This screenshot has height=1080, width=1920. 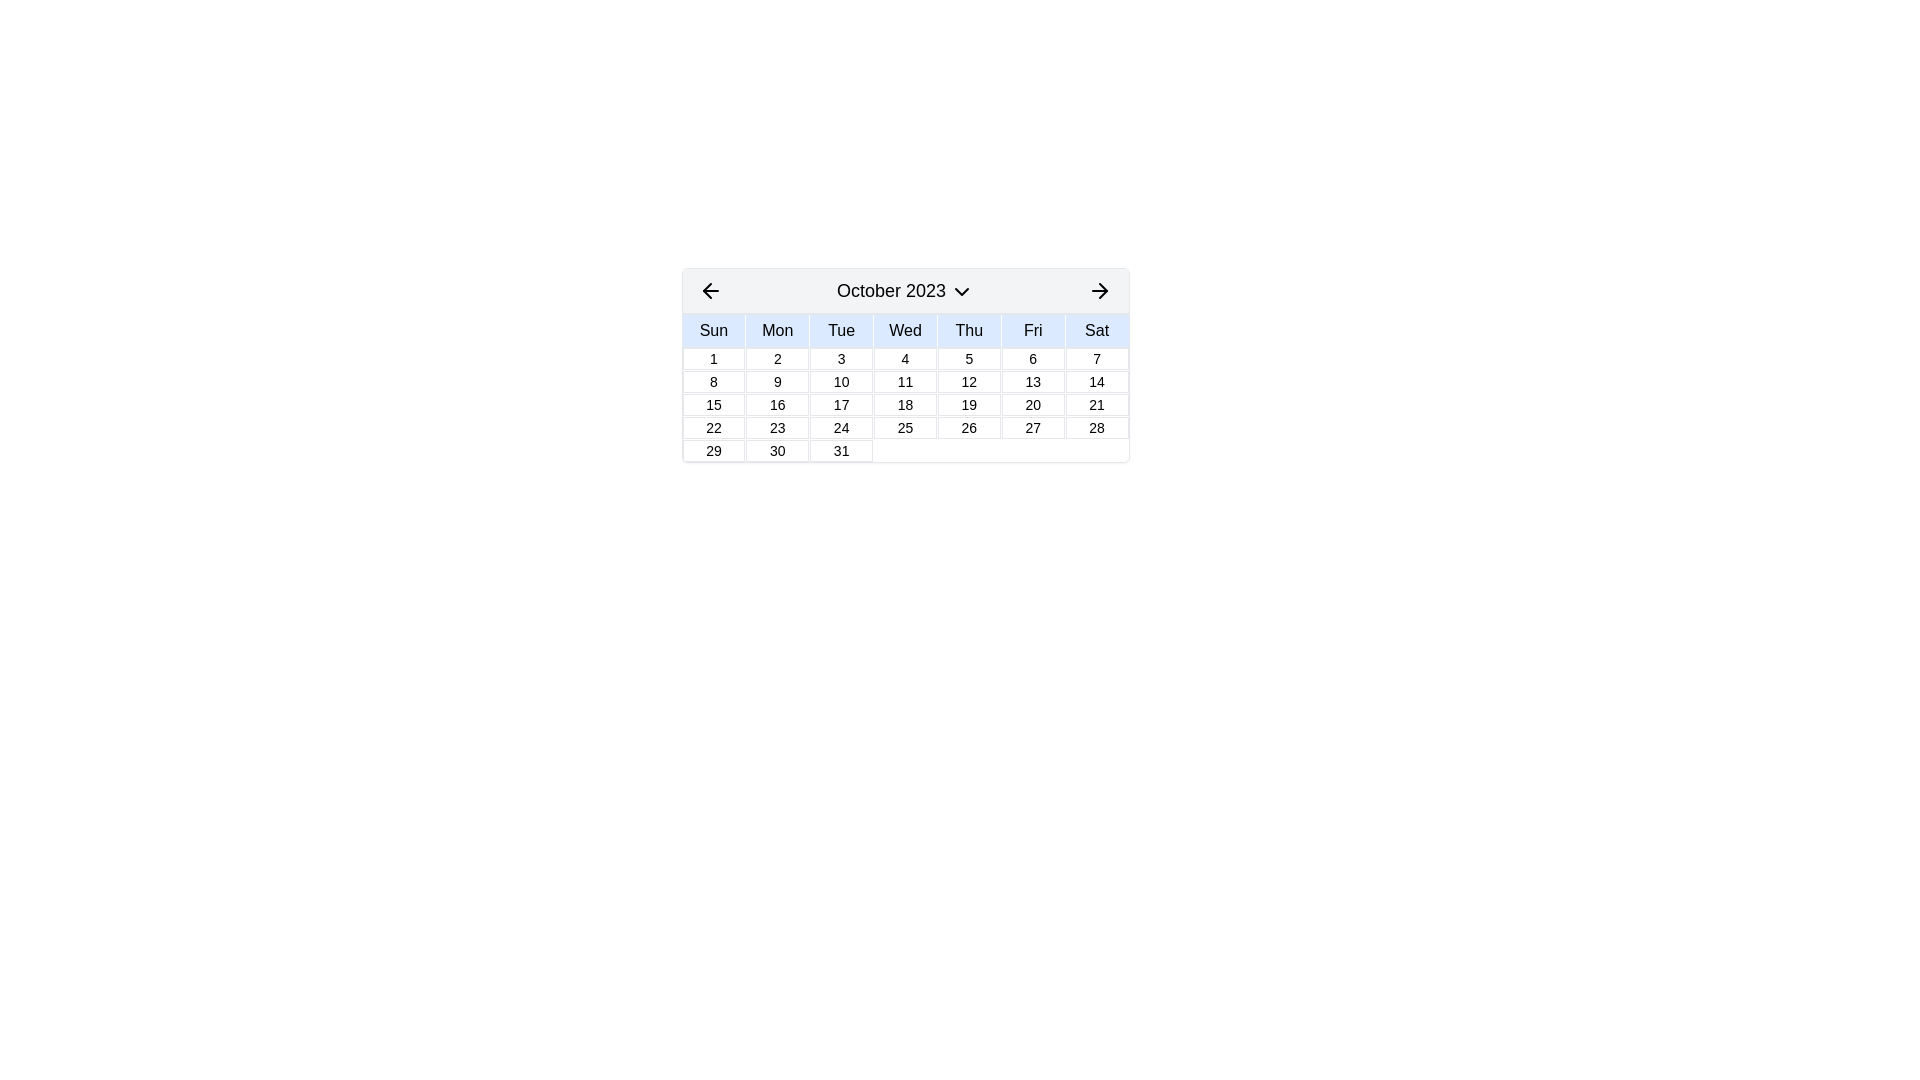 What do you see at coordinates (776, 405) in the screenshot?
I see `the text label displaying '16' in a plain black font on a white background, representing Monday, October 16th in the calendar grid` at bounding box center [776, 405].